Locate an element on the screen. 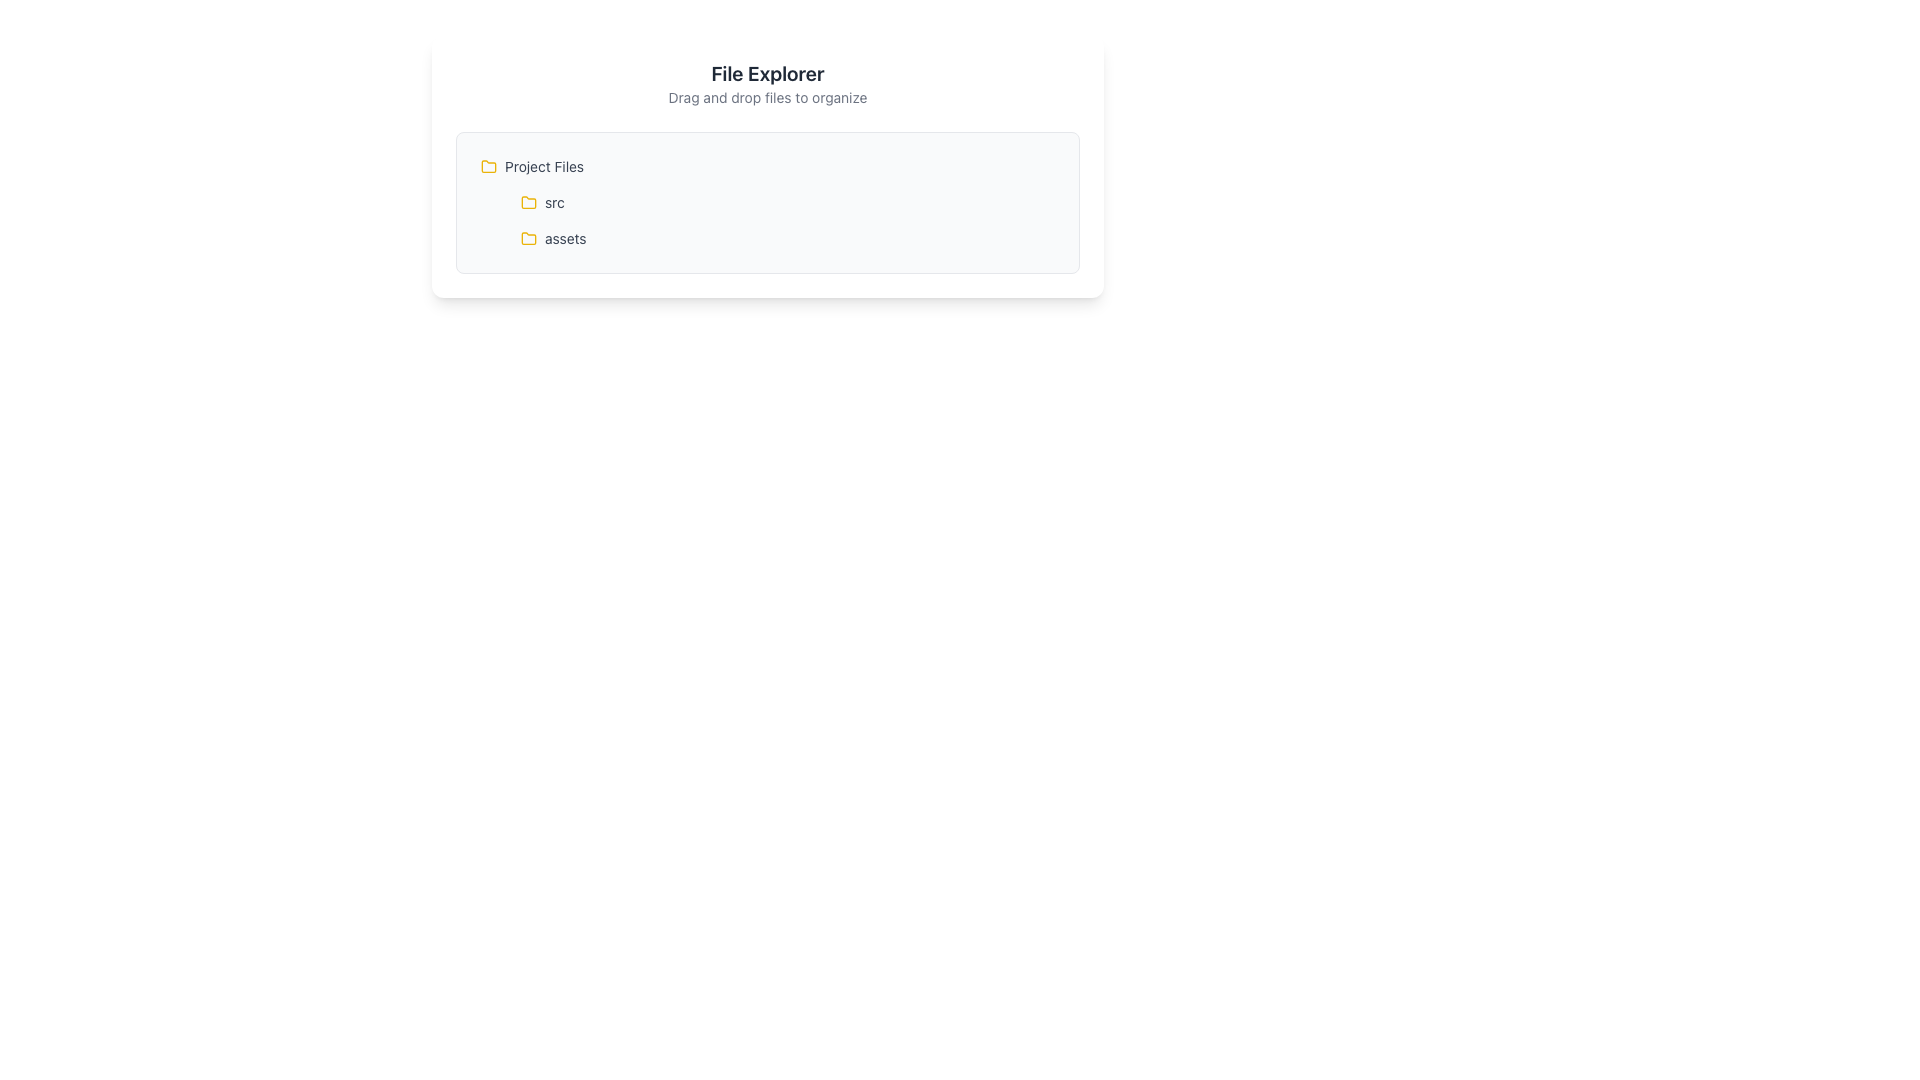 The image size is (1920, 1080). the static text element that reads 'Drag and drop files to organize', which is located beneath the 'File Explorer' heading is located at coordinates (767, 97).